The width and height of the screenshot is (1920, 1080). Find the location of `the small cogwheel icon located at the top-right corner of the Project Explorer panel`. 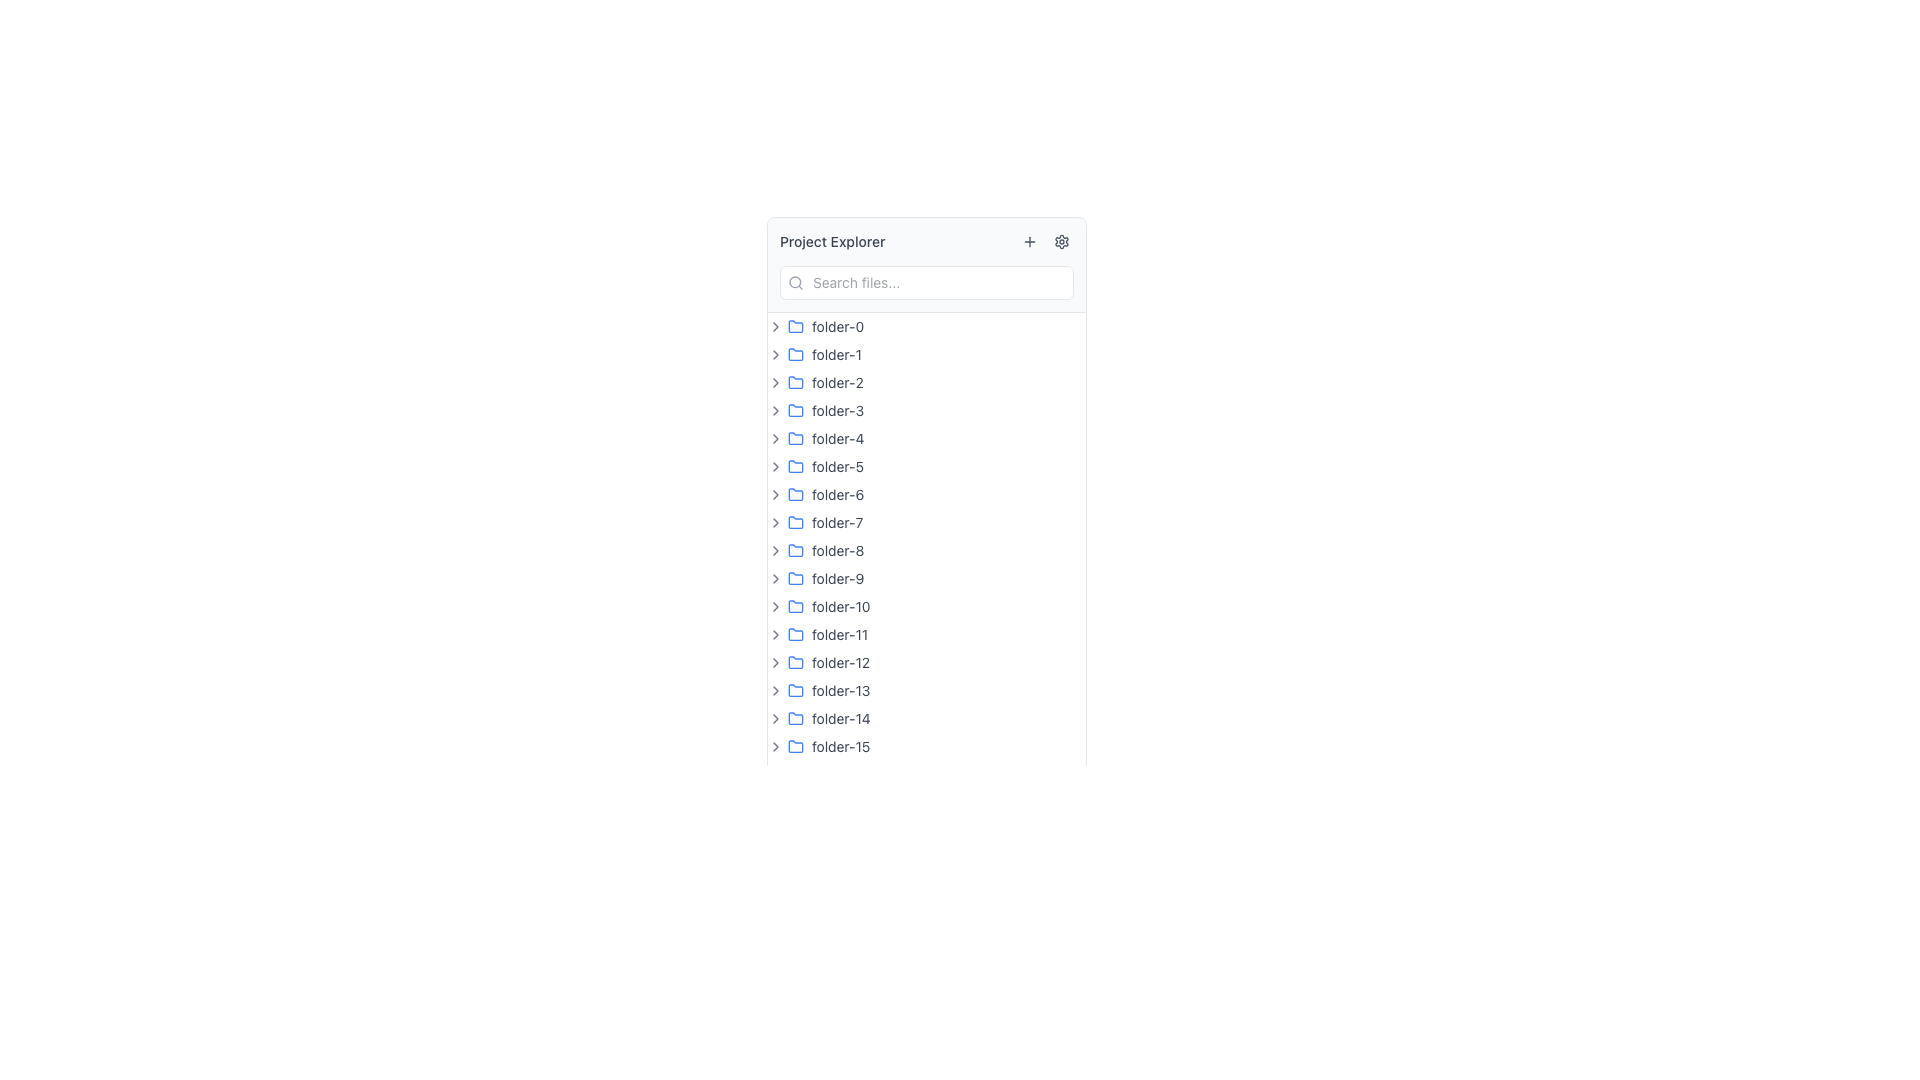

the small cogwheel icon located at the top-right corner of the Project Explorer panel is located at coordinates (1060, 241).